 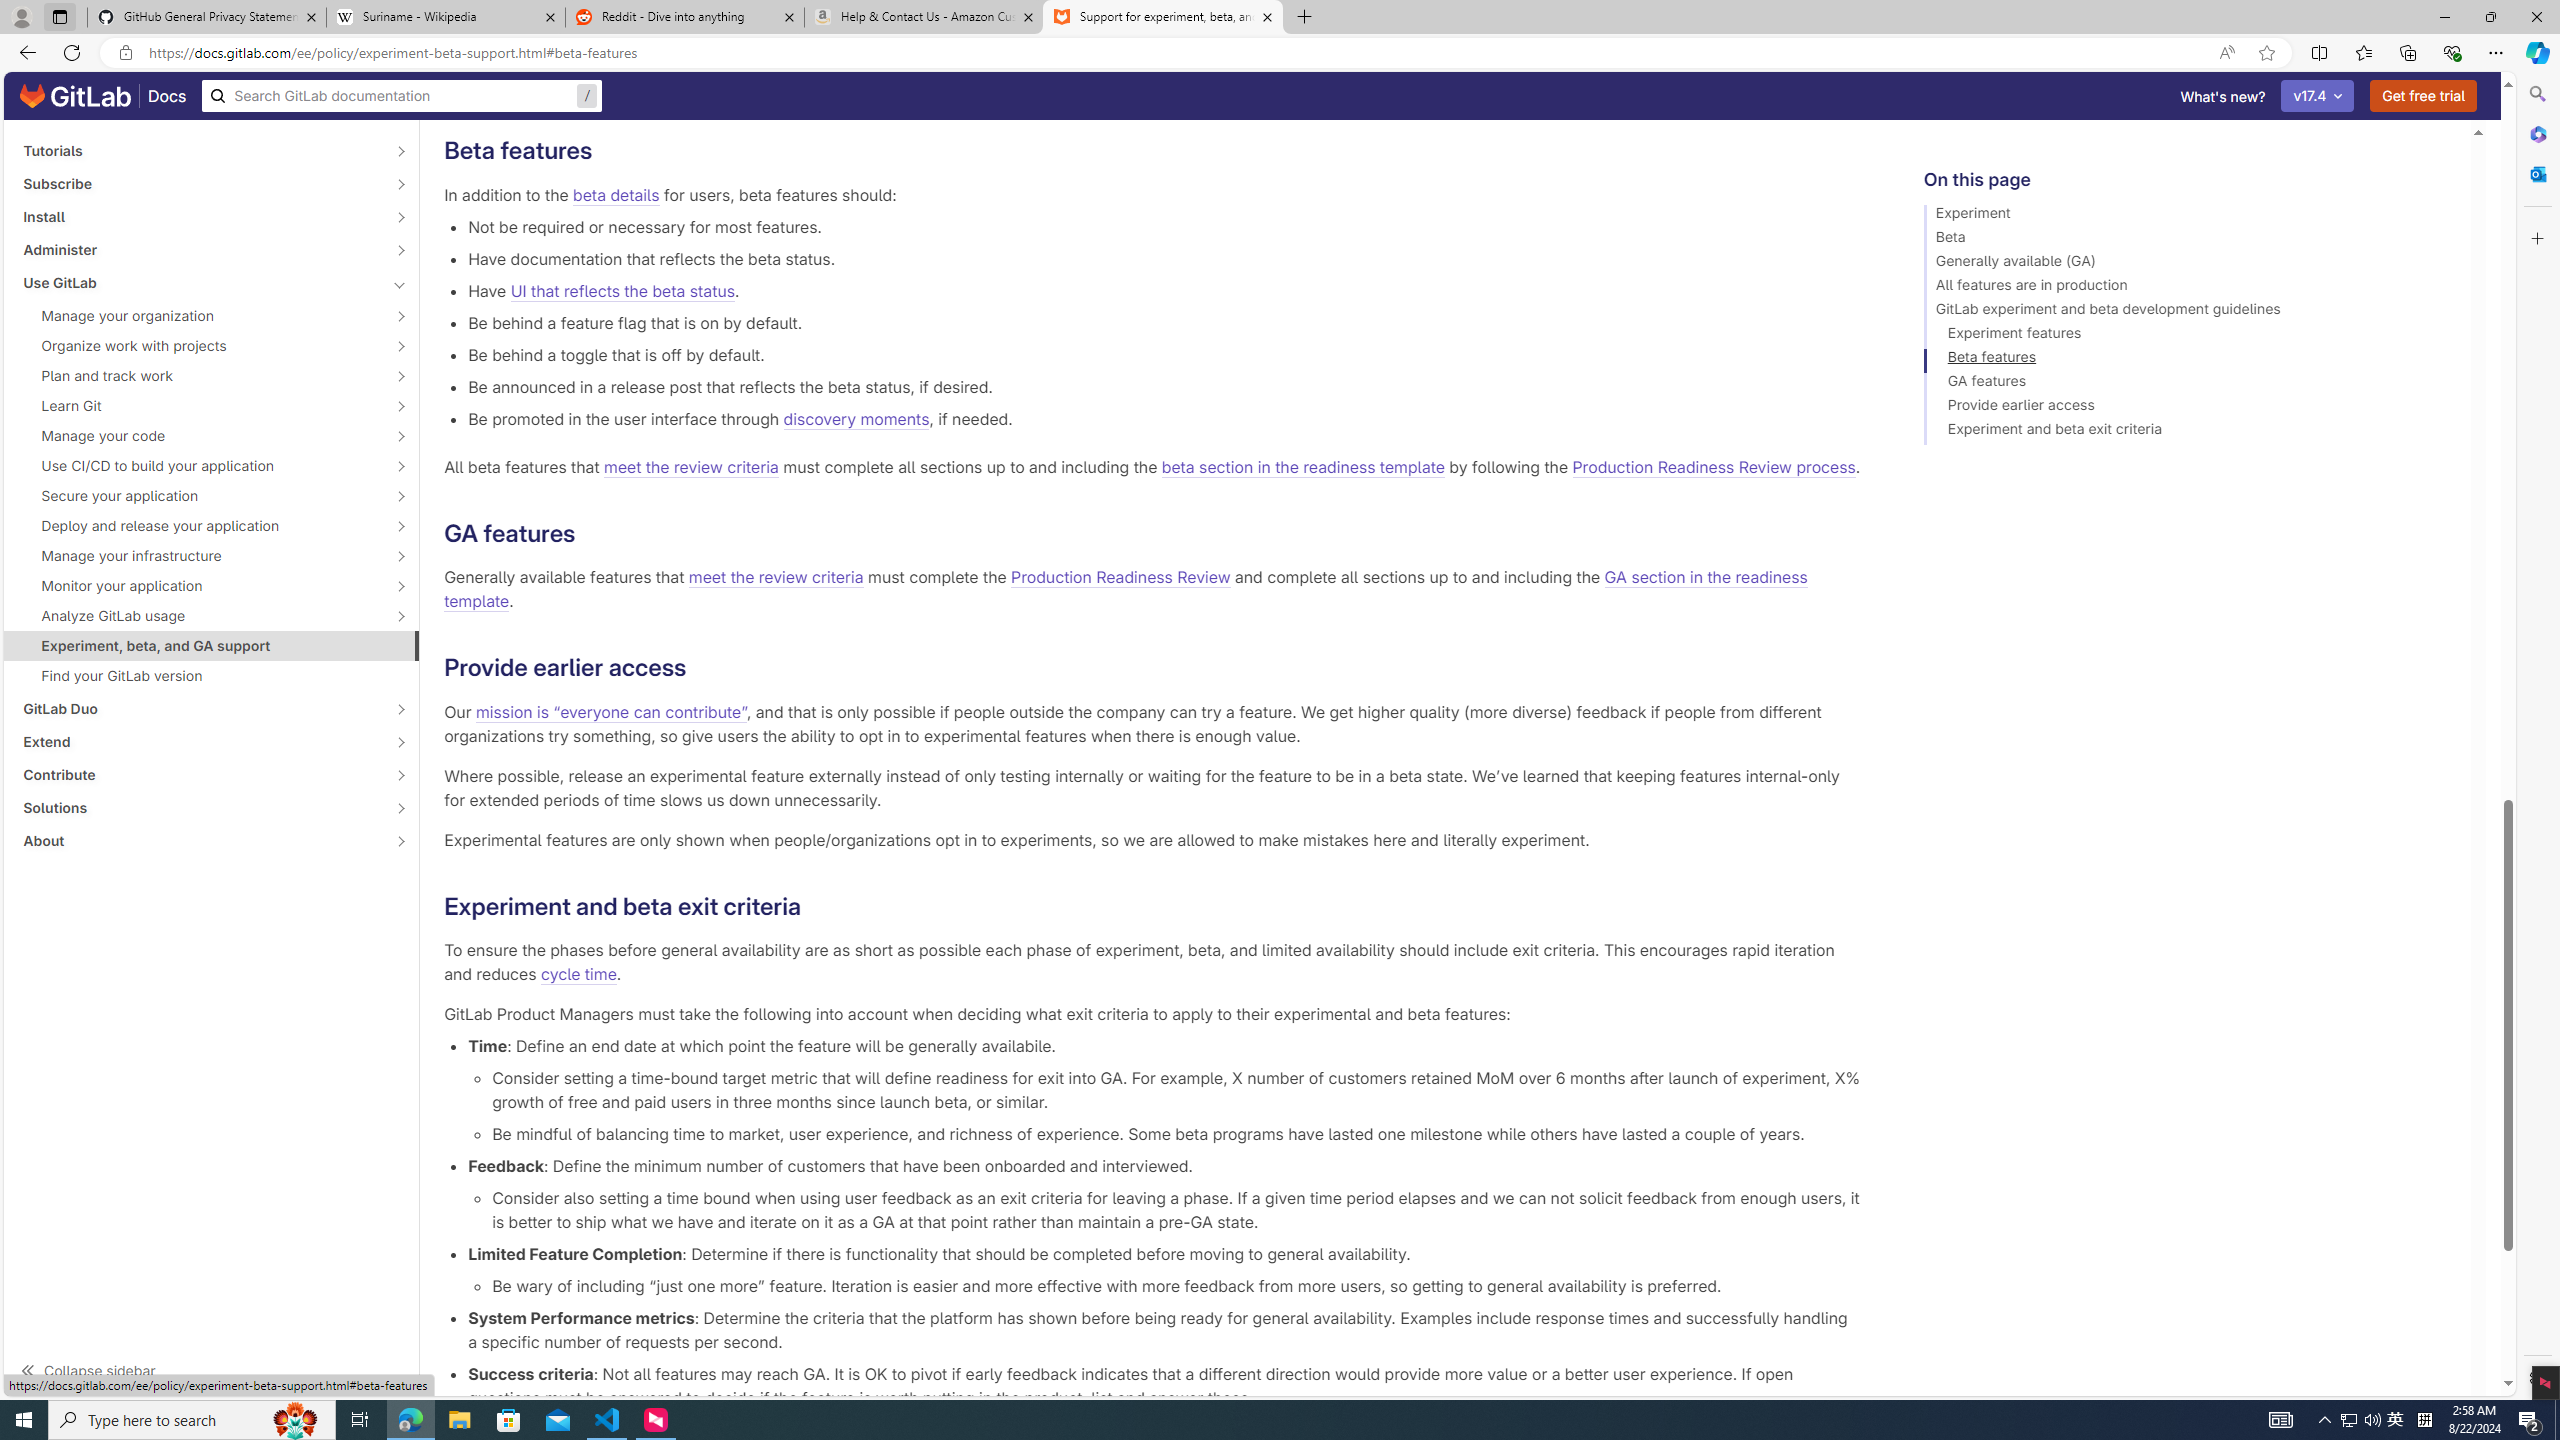 What do you see at coordinates (2424, 95) in the screenshot?
I see `'Get free trial'` at bounding box center [2424, 95].